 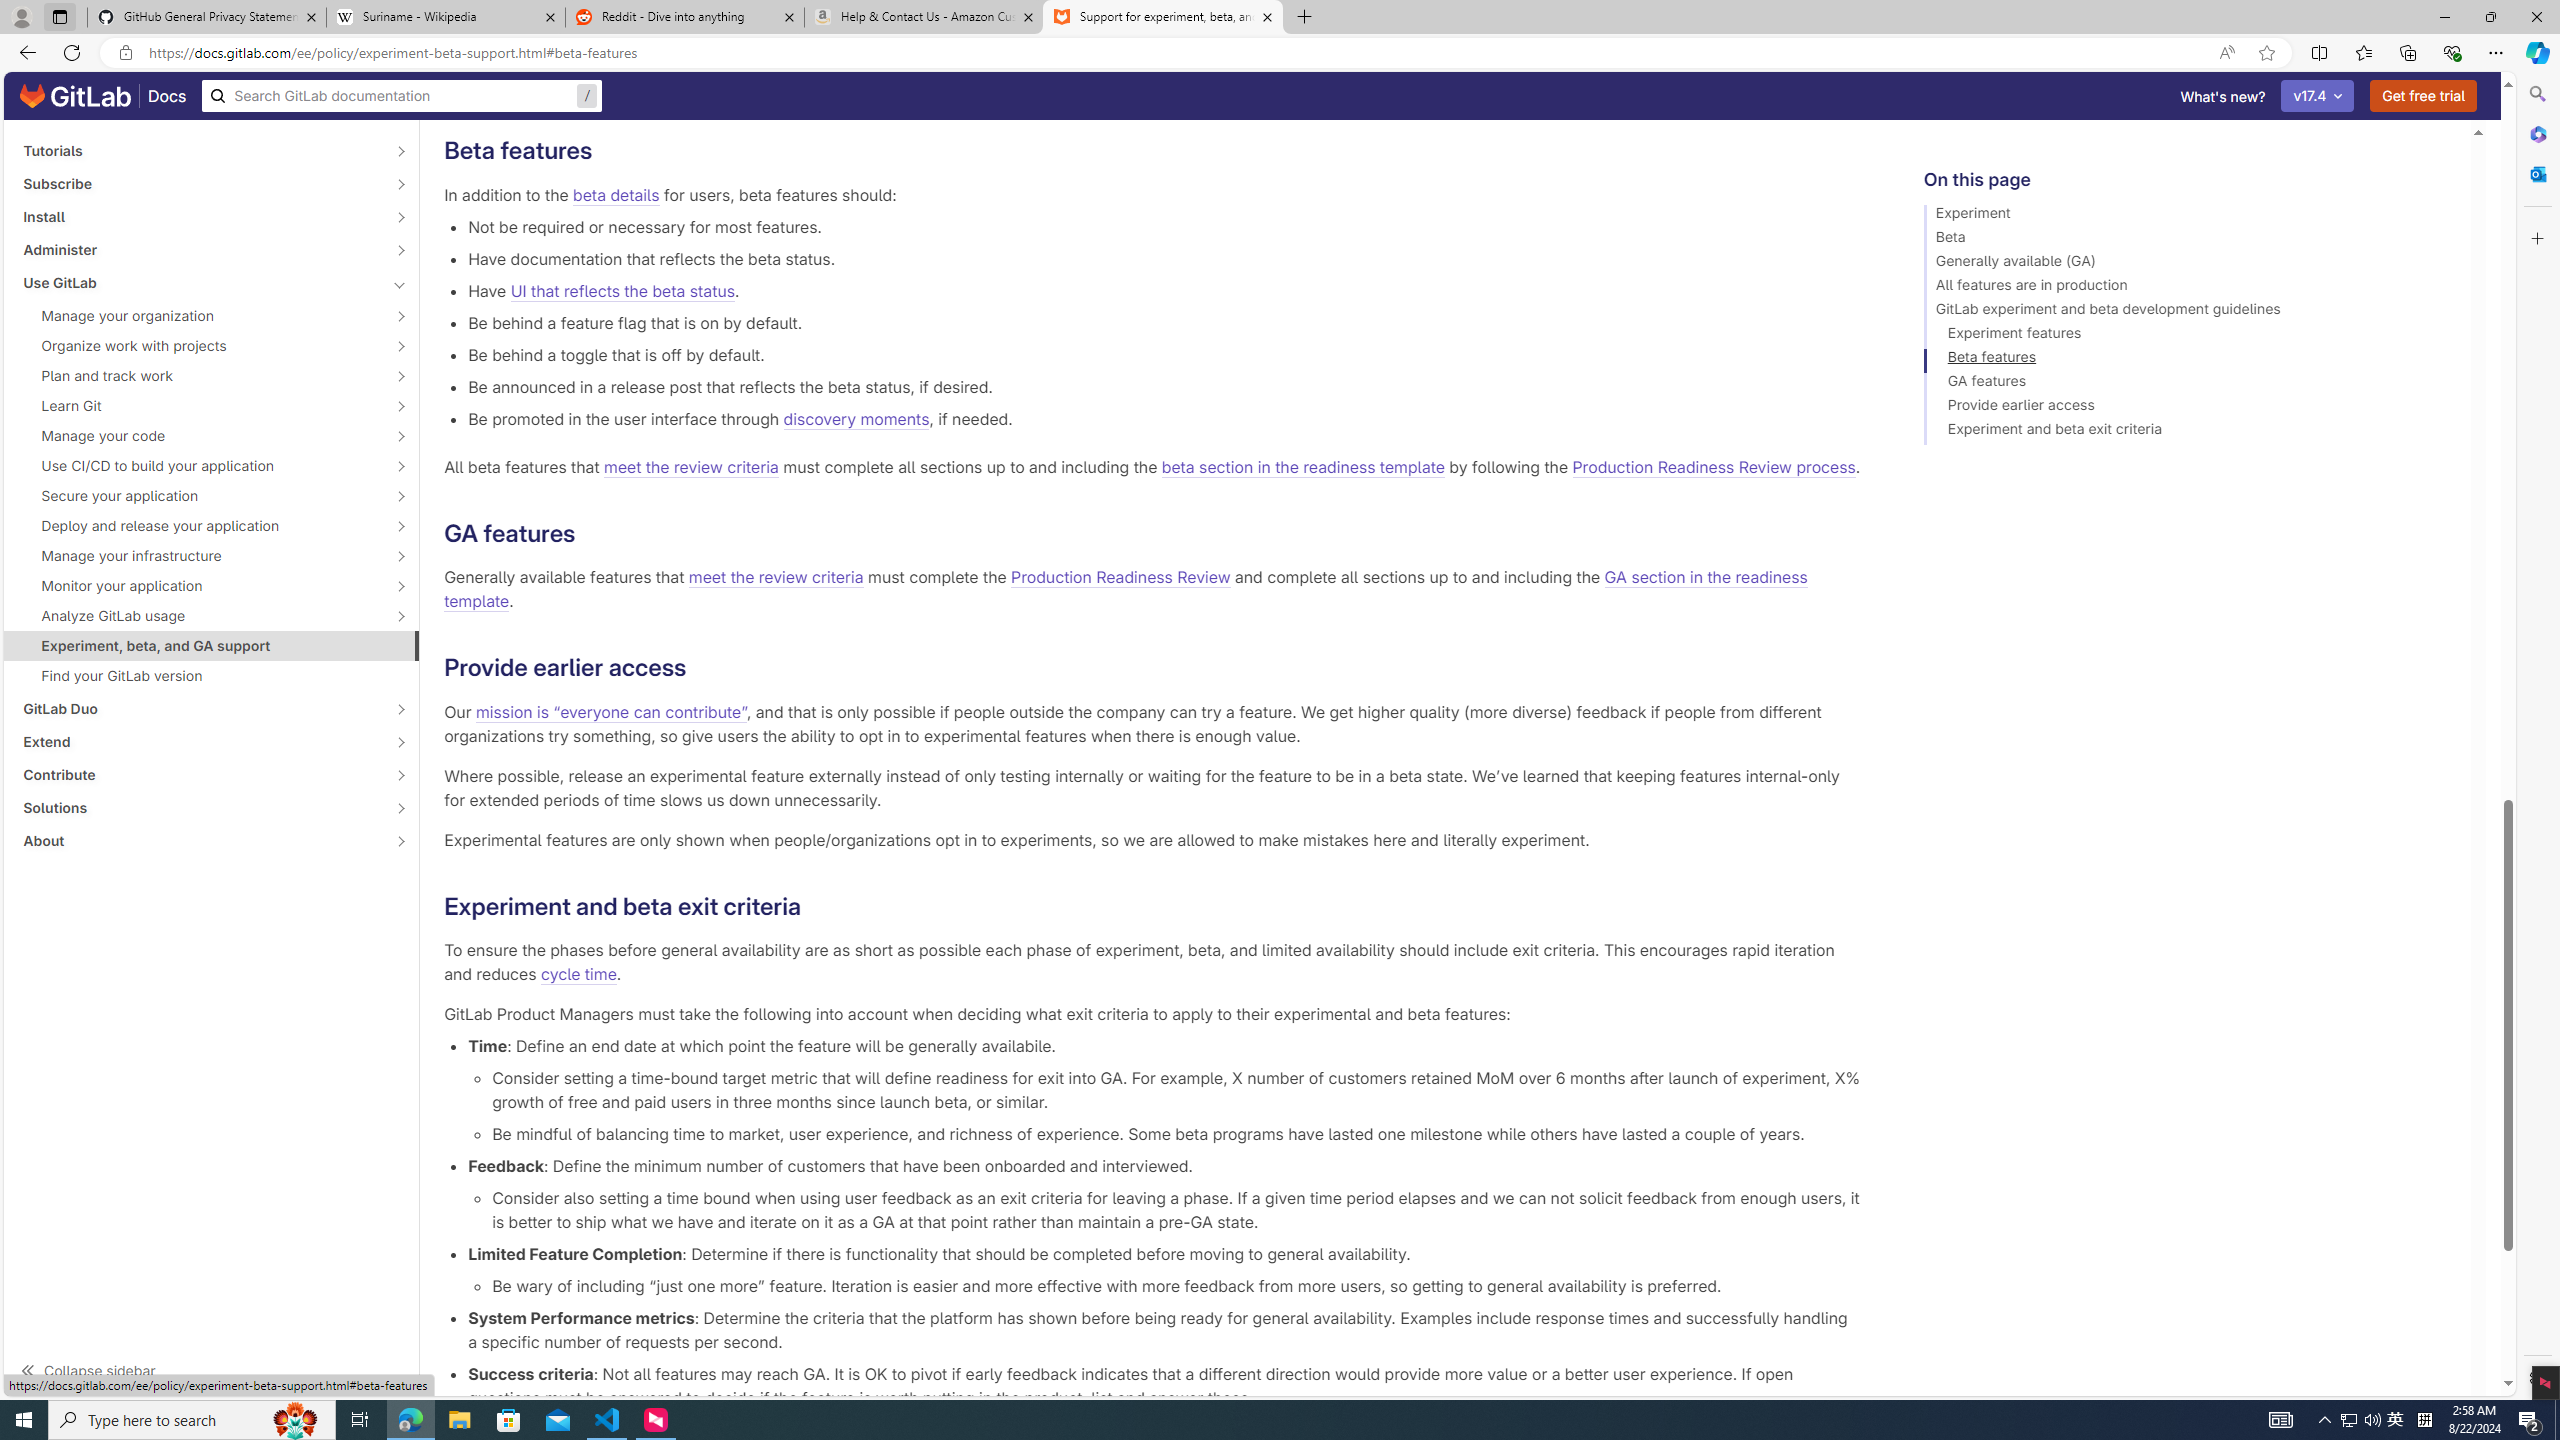 What do you see at coordinates (2424, 95) in the screenshot?
I see `'Get free trial'` at bounding box center [2424, 95].